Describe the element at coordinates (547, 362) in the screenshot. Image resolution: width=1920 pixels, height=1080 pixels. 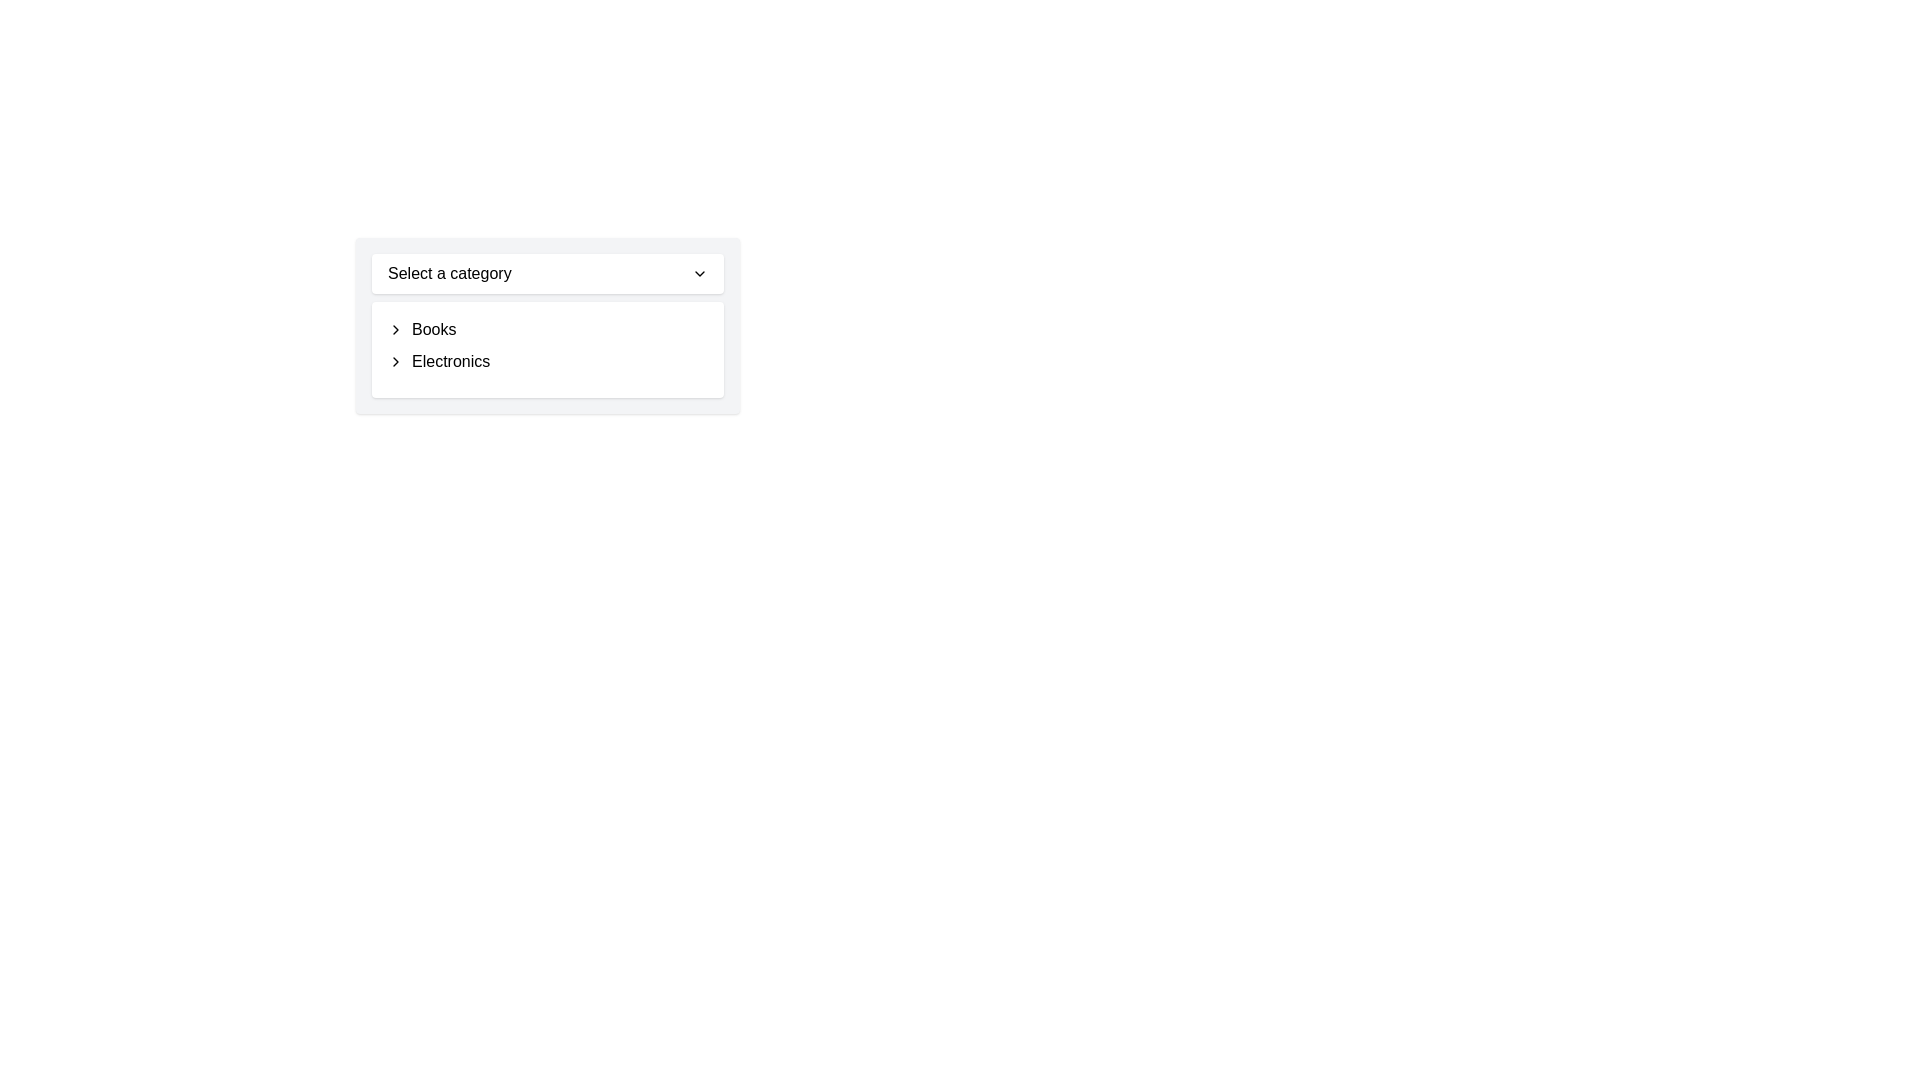
I see `the 'Electronics' category list item, which is the second item in the vertical list below the 'Books' entry` at that location.